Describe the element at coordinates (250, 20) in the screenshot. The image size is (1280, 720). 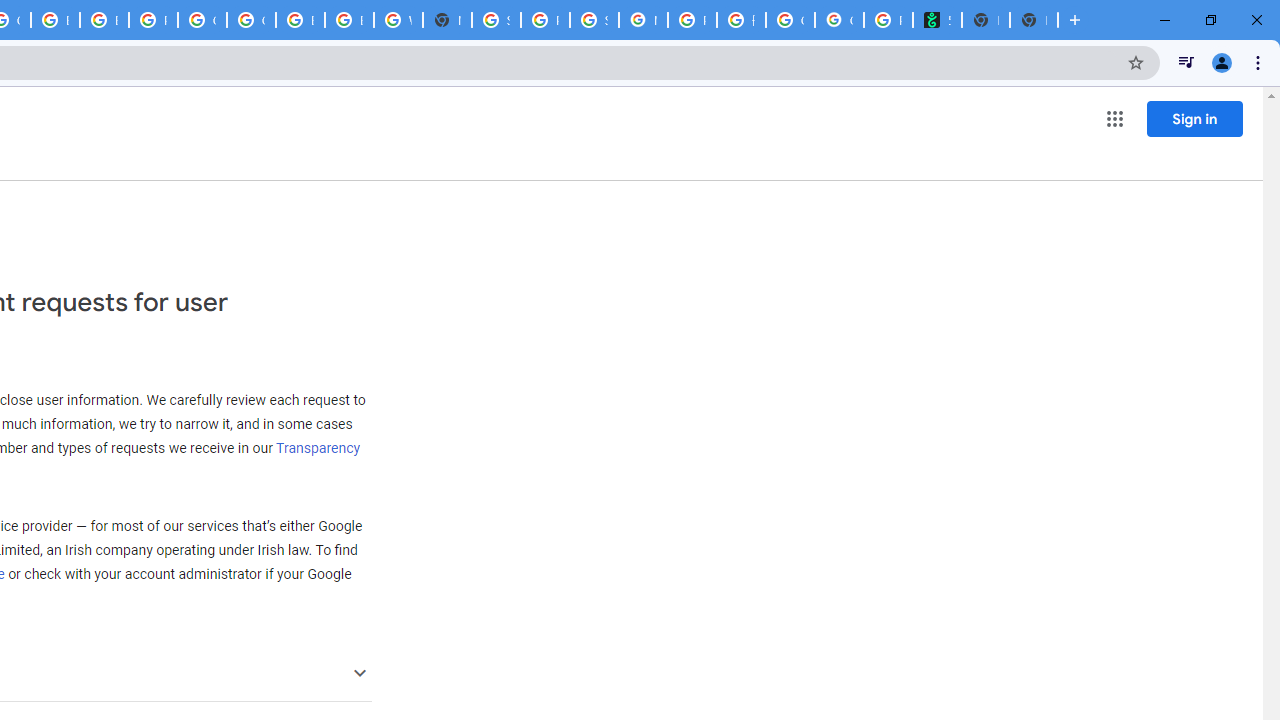
I see `'Google Cloud Platform'` at that location.